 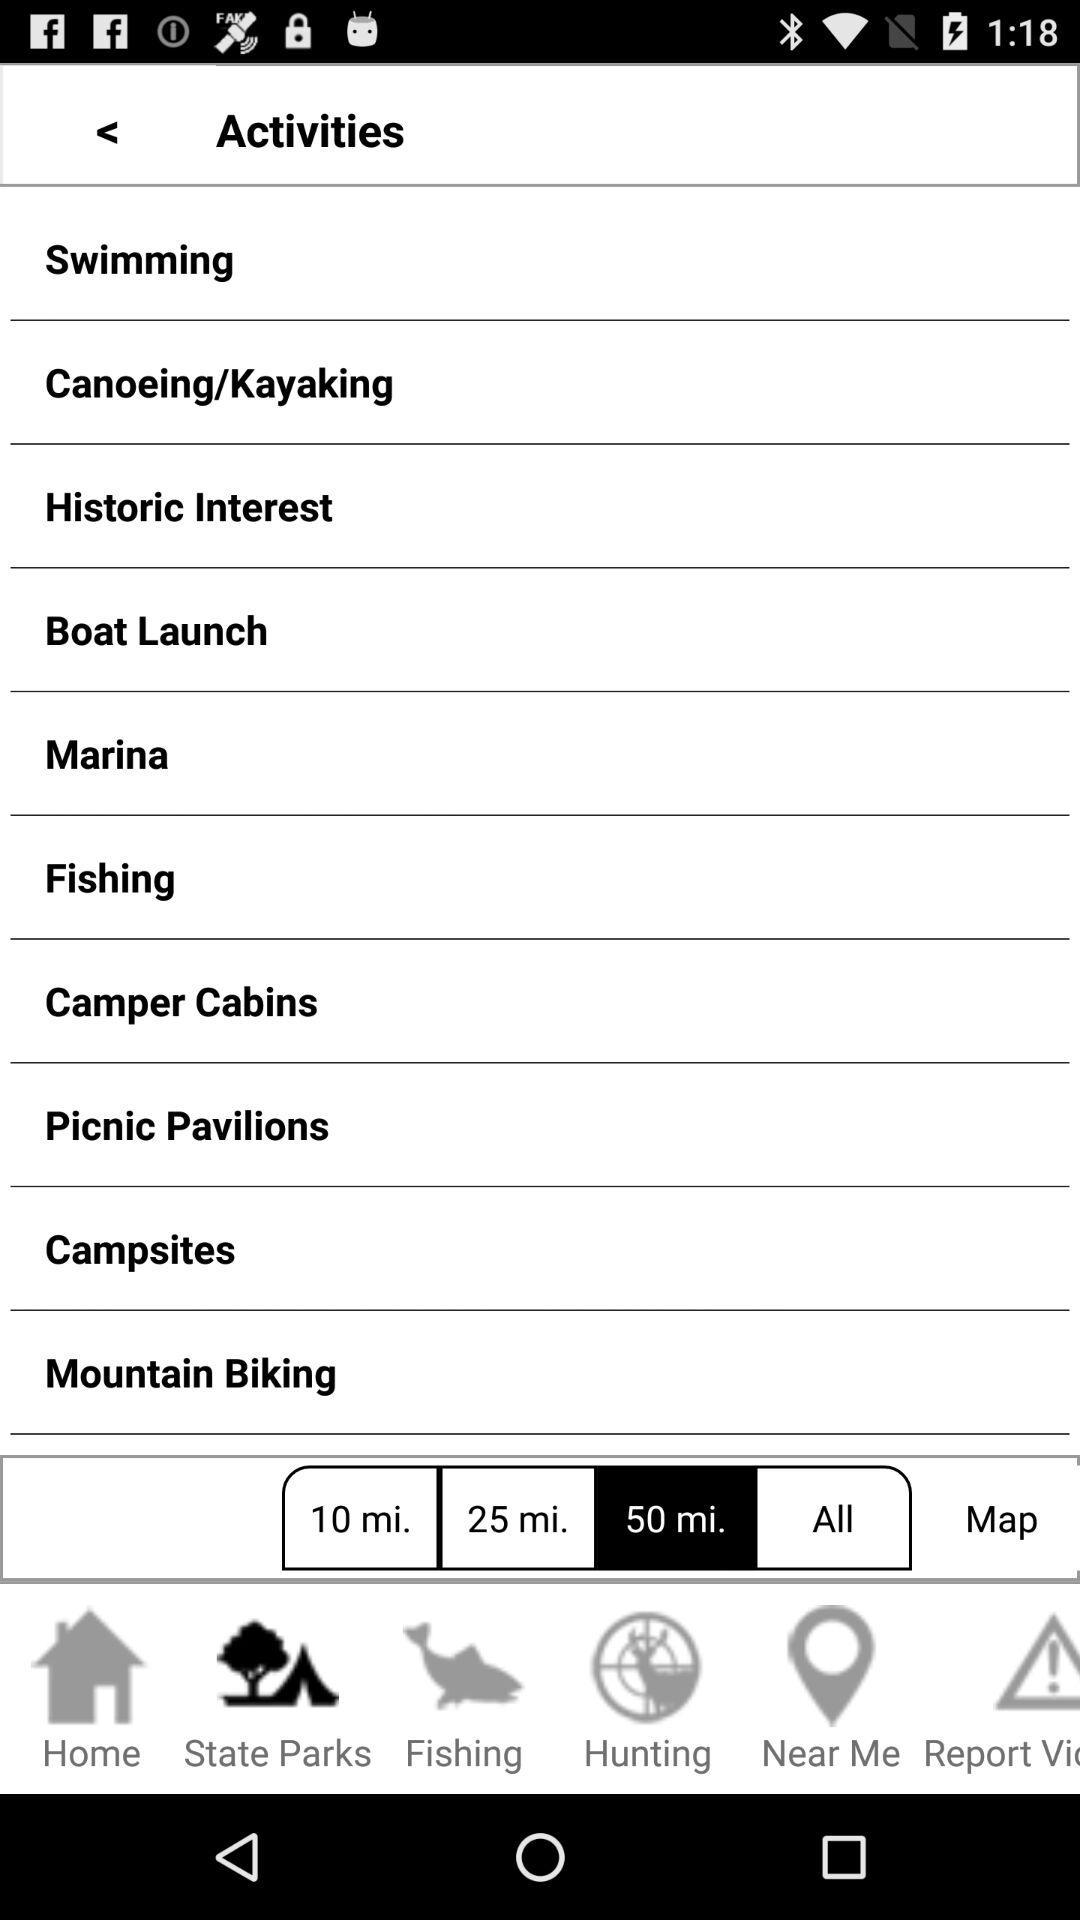 What do you see at coordinates (540, 257) in the screenshot?
I see `the button below <` at bounding box center [540, 257].